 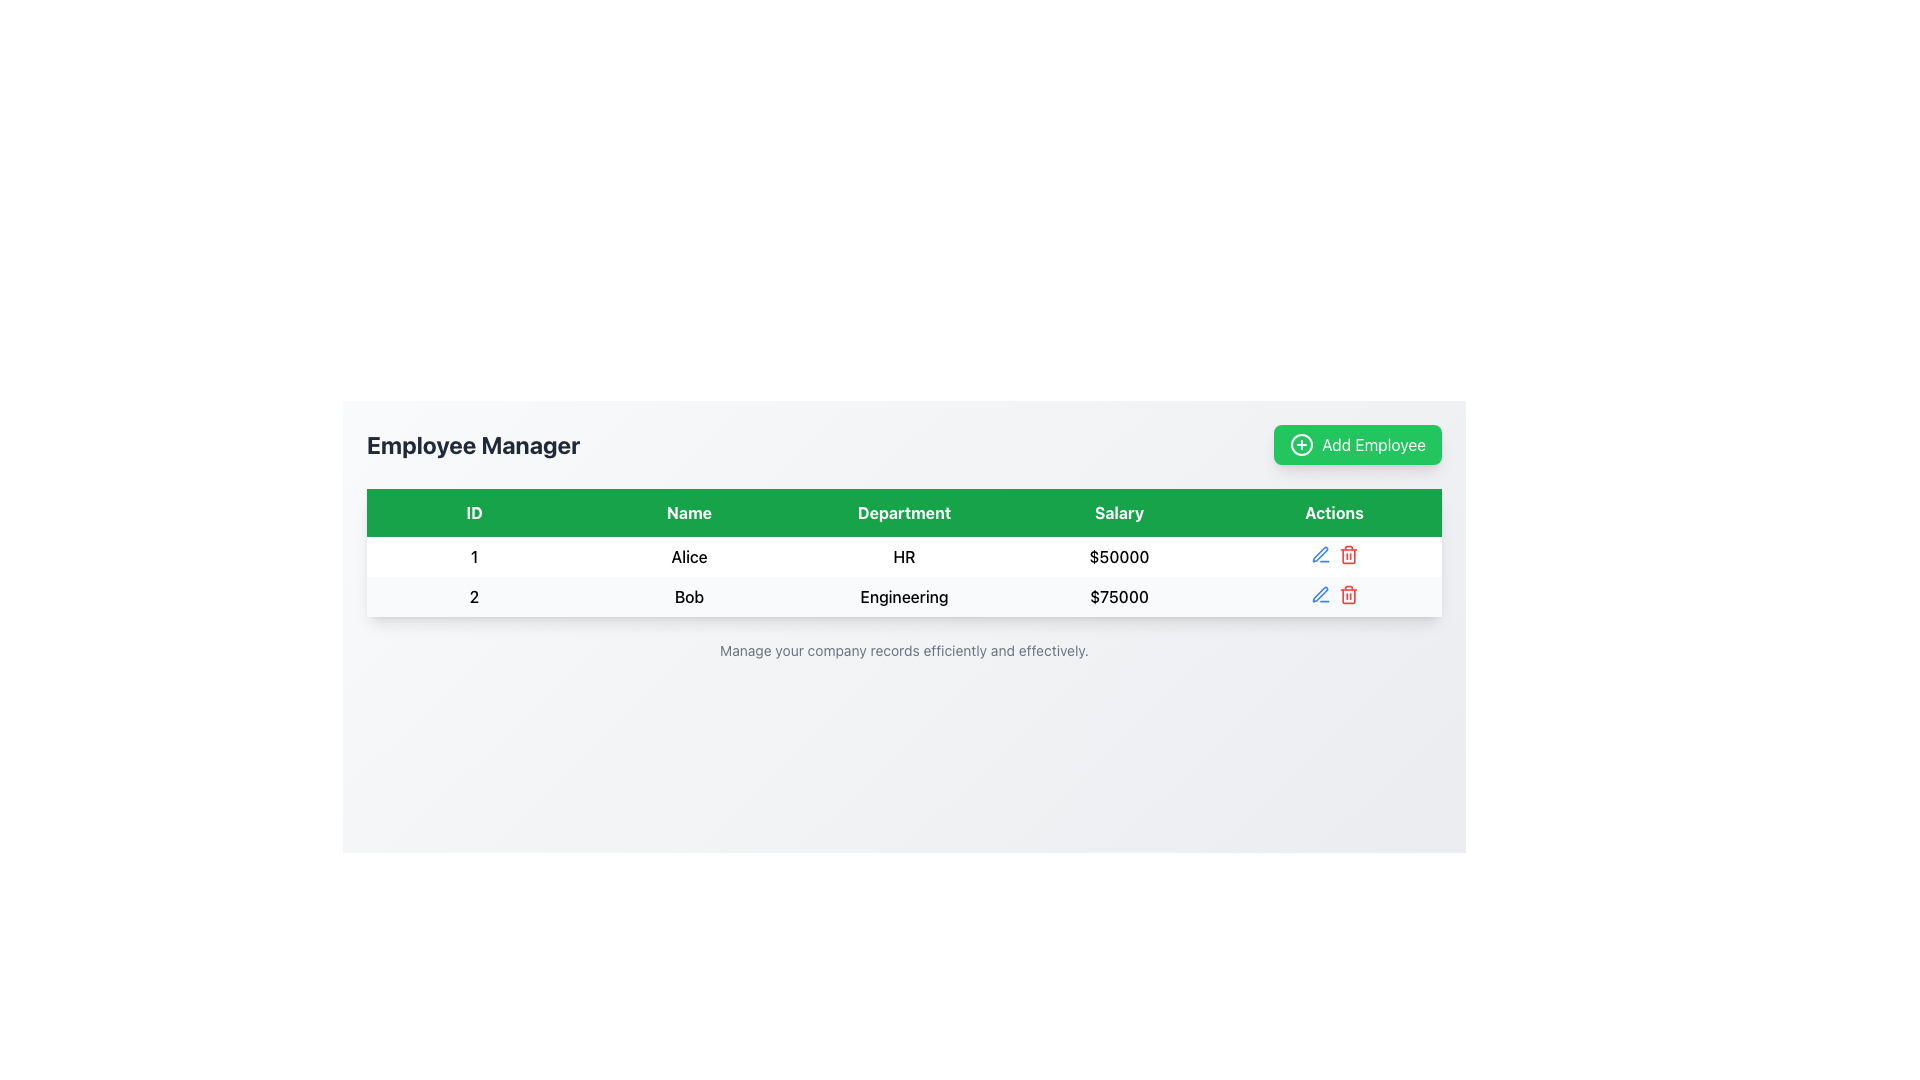 I want to click on the table cell displaying 'HR' under the 'Department' column for employee 'Alice', so click(x=903, y=556).